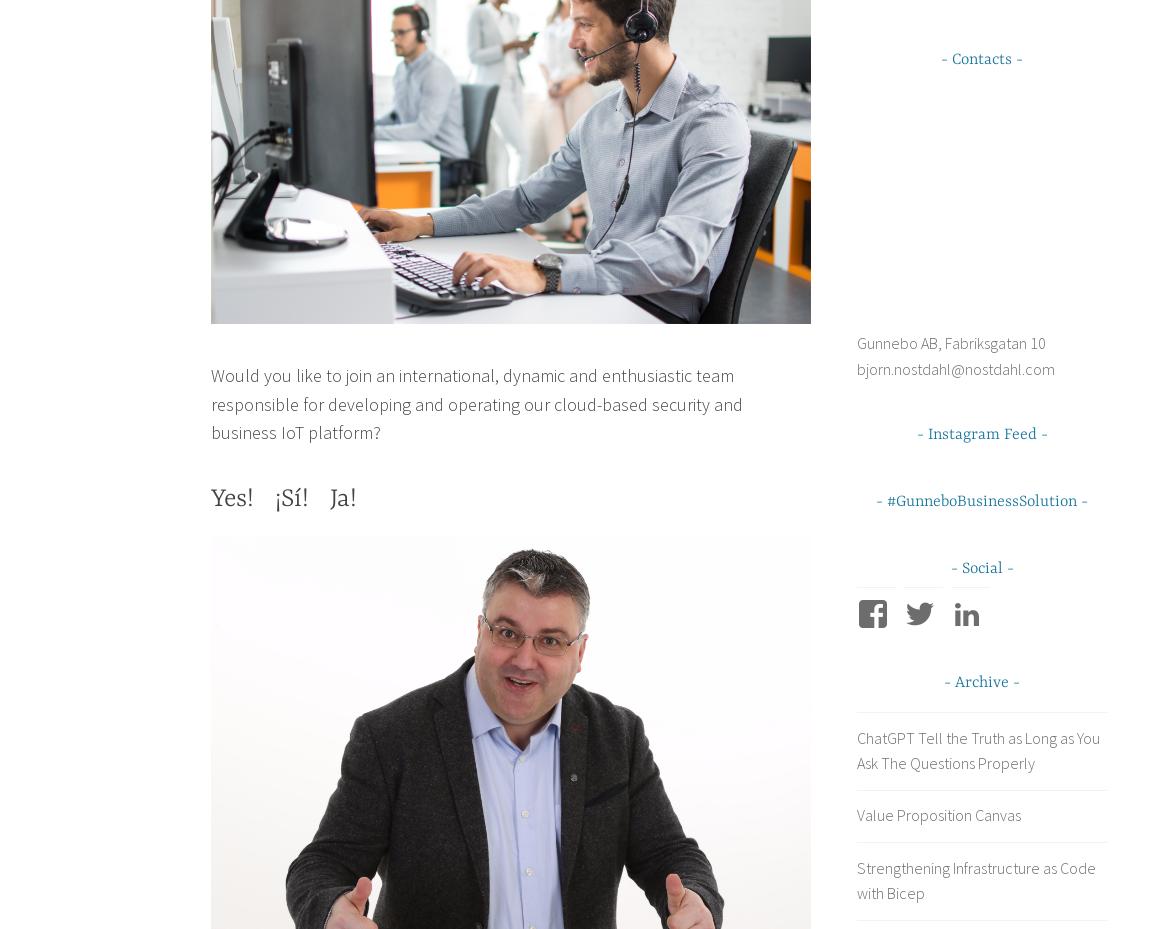 Image resolution: width=1162 pixels, height=929 pixels. What do you see at coordinates (939, 814) in the screenshot?
I see `'Value Proposition Canvas'` at bounding box center [939, 814].